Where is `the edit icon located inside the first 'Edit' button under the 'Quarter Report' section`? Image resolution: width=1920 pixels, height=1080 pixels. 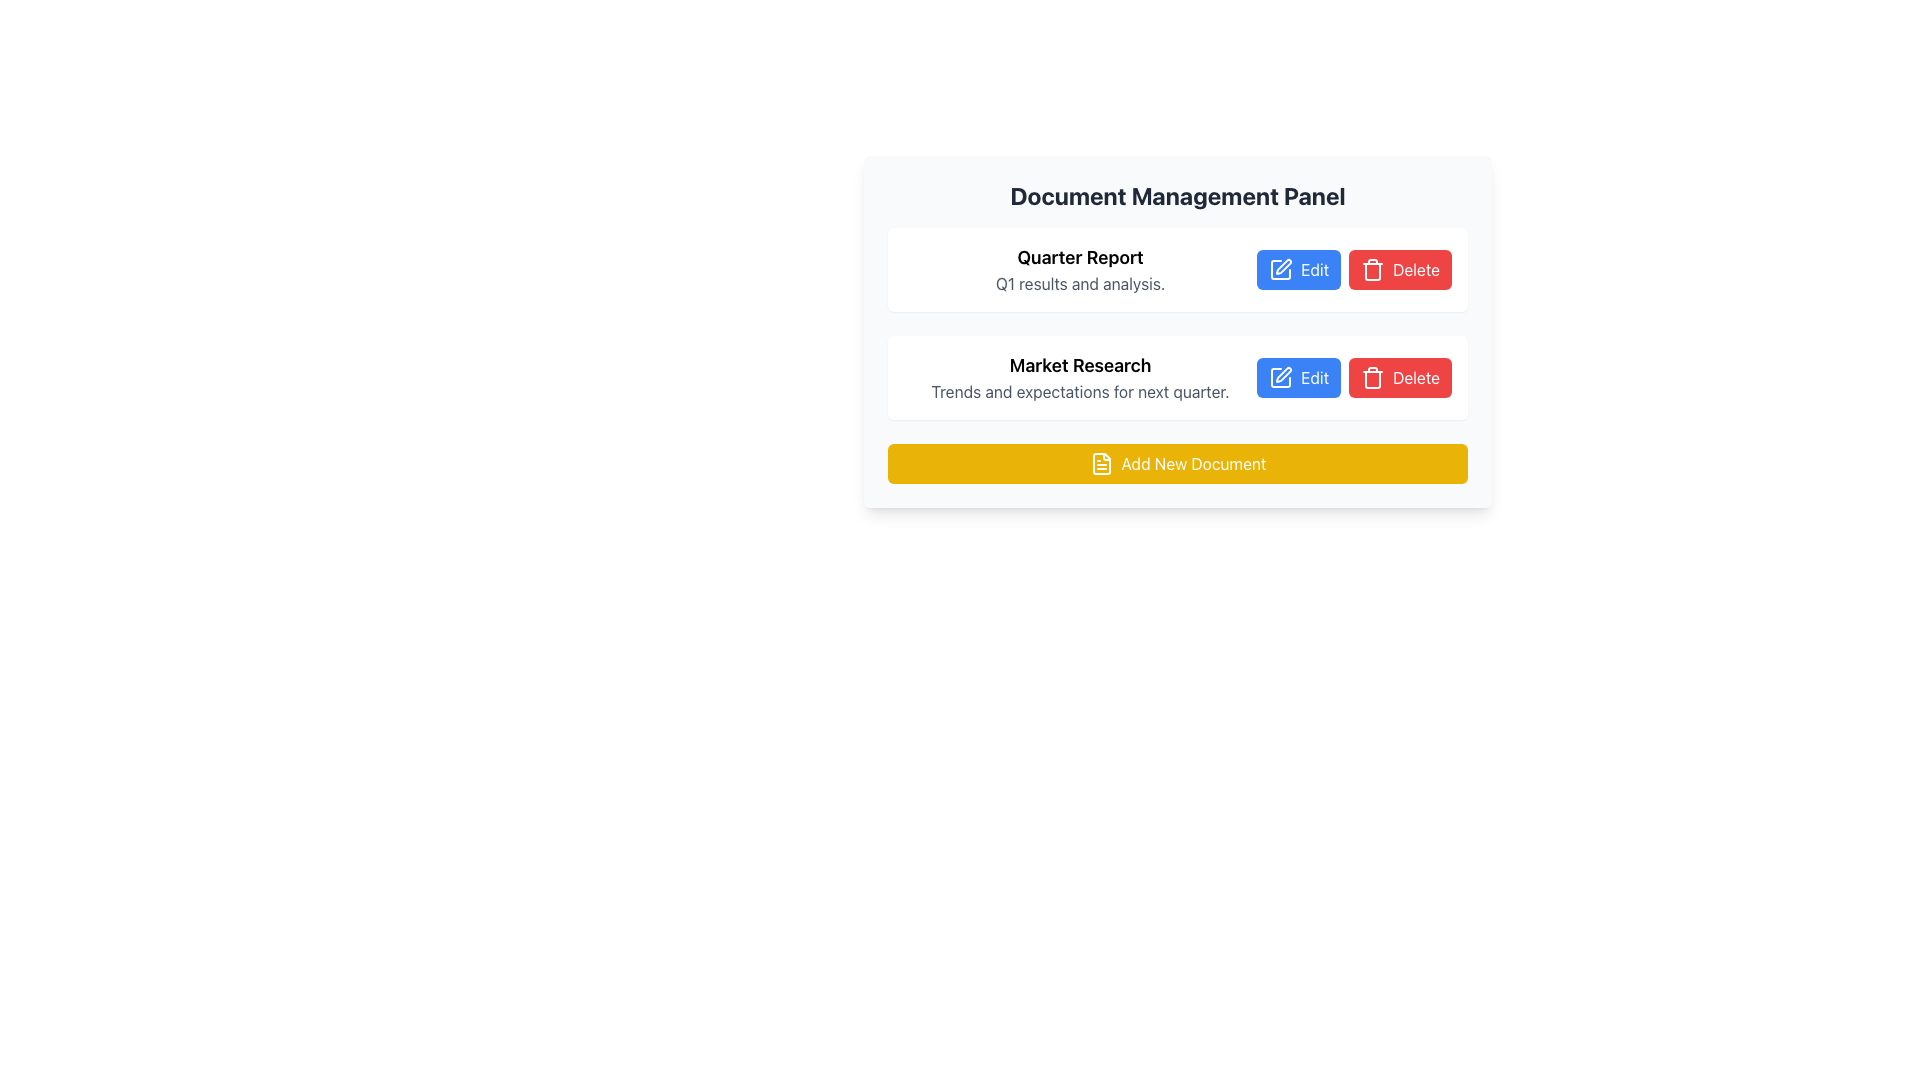
the edit icon located inside the first 'Edit' button under the 'Quarter Report' section is located at coordinates (1283, 265).